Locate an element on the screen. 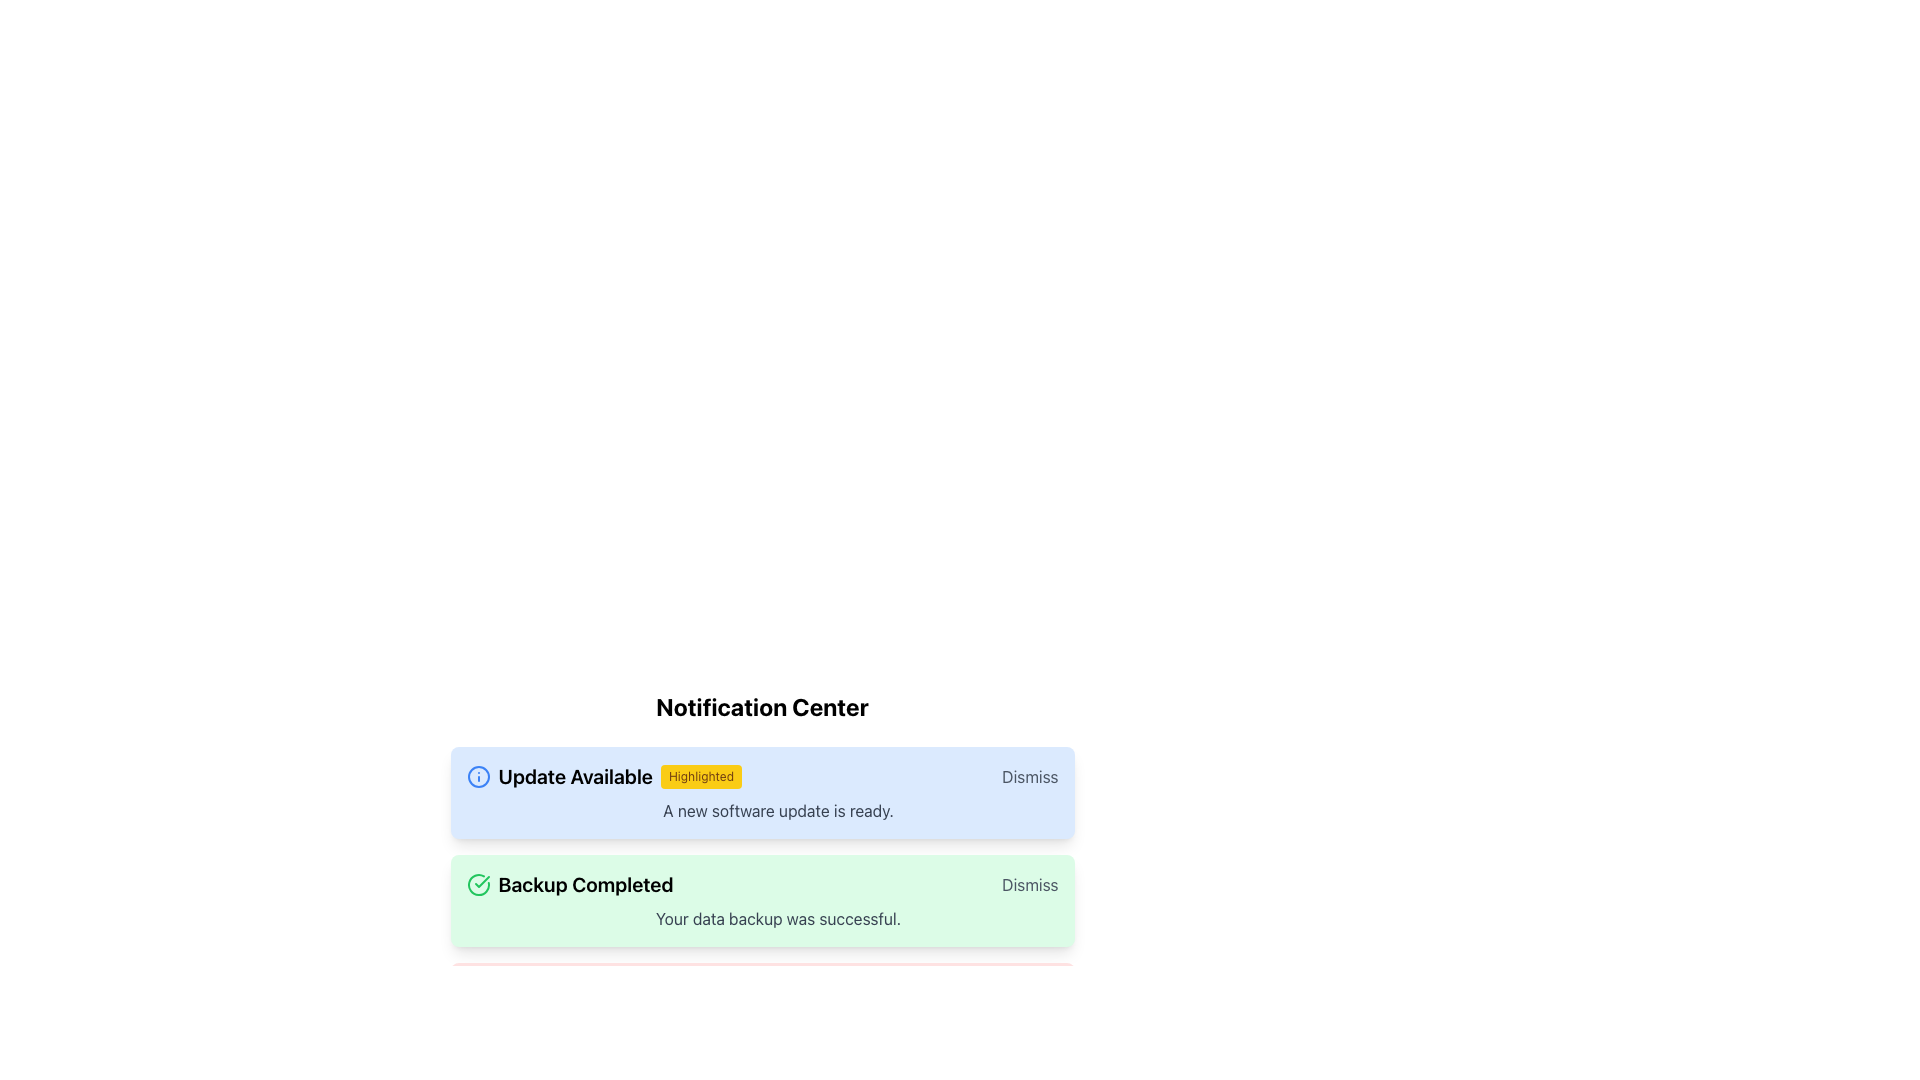  the second notification card in the 'Notification Center' is located at coordinates (761, 871).